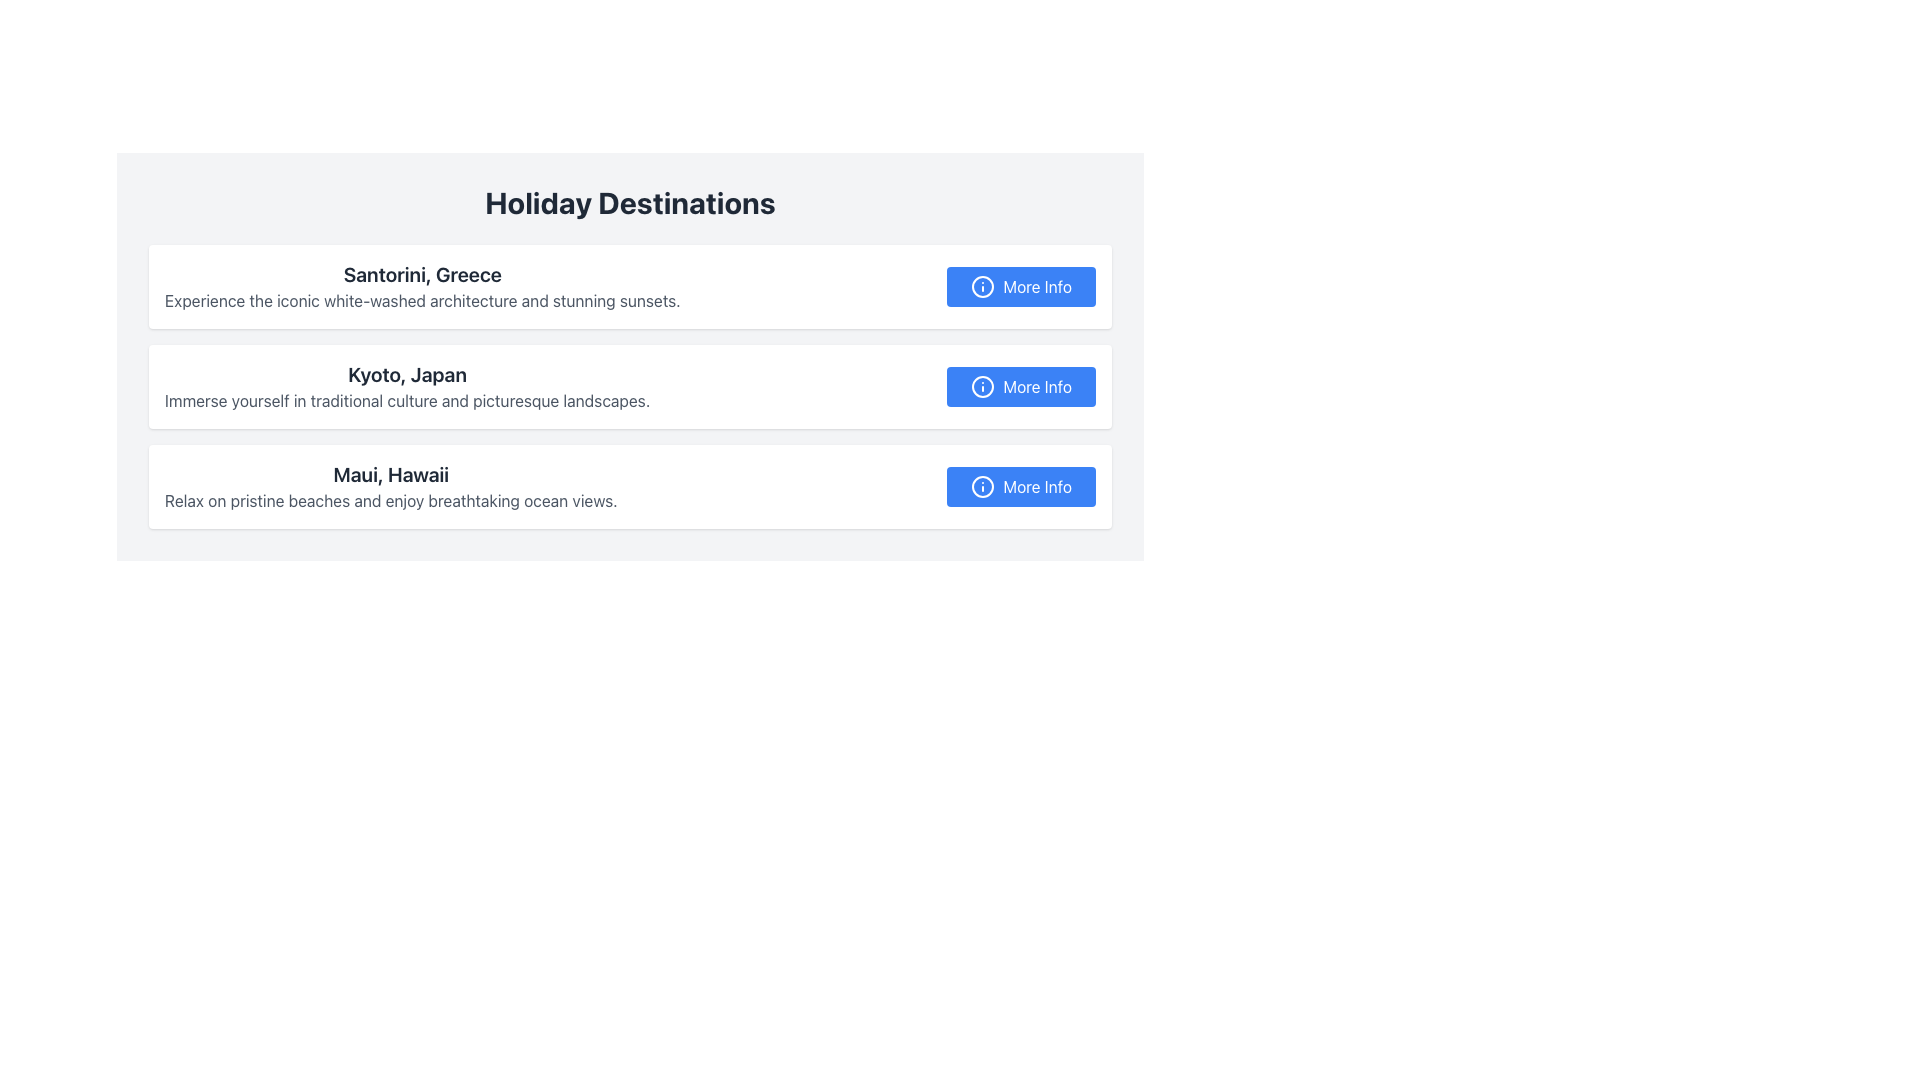 The width and height of the screenshot is (1920, 1080). What do you see at coordinates (391, 500) in the screenshot?
I see `text displayed in gray that reads, 'Relax on pristine beaches and enjoy breathtaking ocean views.' which is located beneath the main title of the 'Maui, Hawaii' section` at bounding box center [391, 500].